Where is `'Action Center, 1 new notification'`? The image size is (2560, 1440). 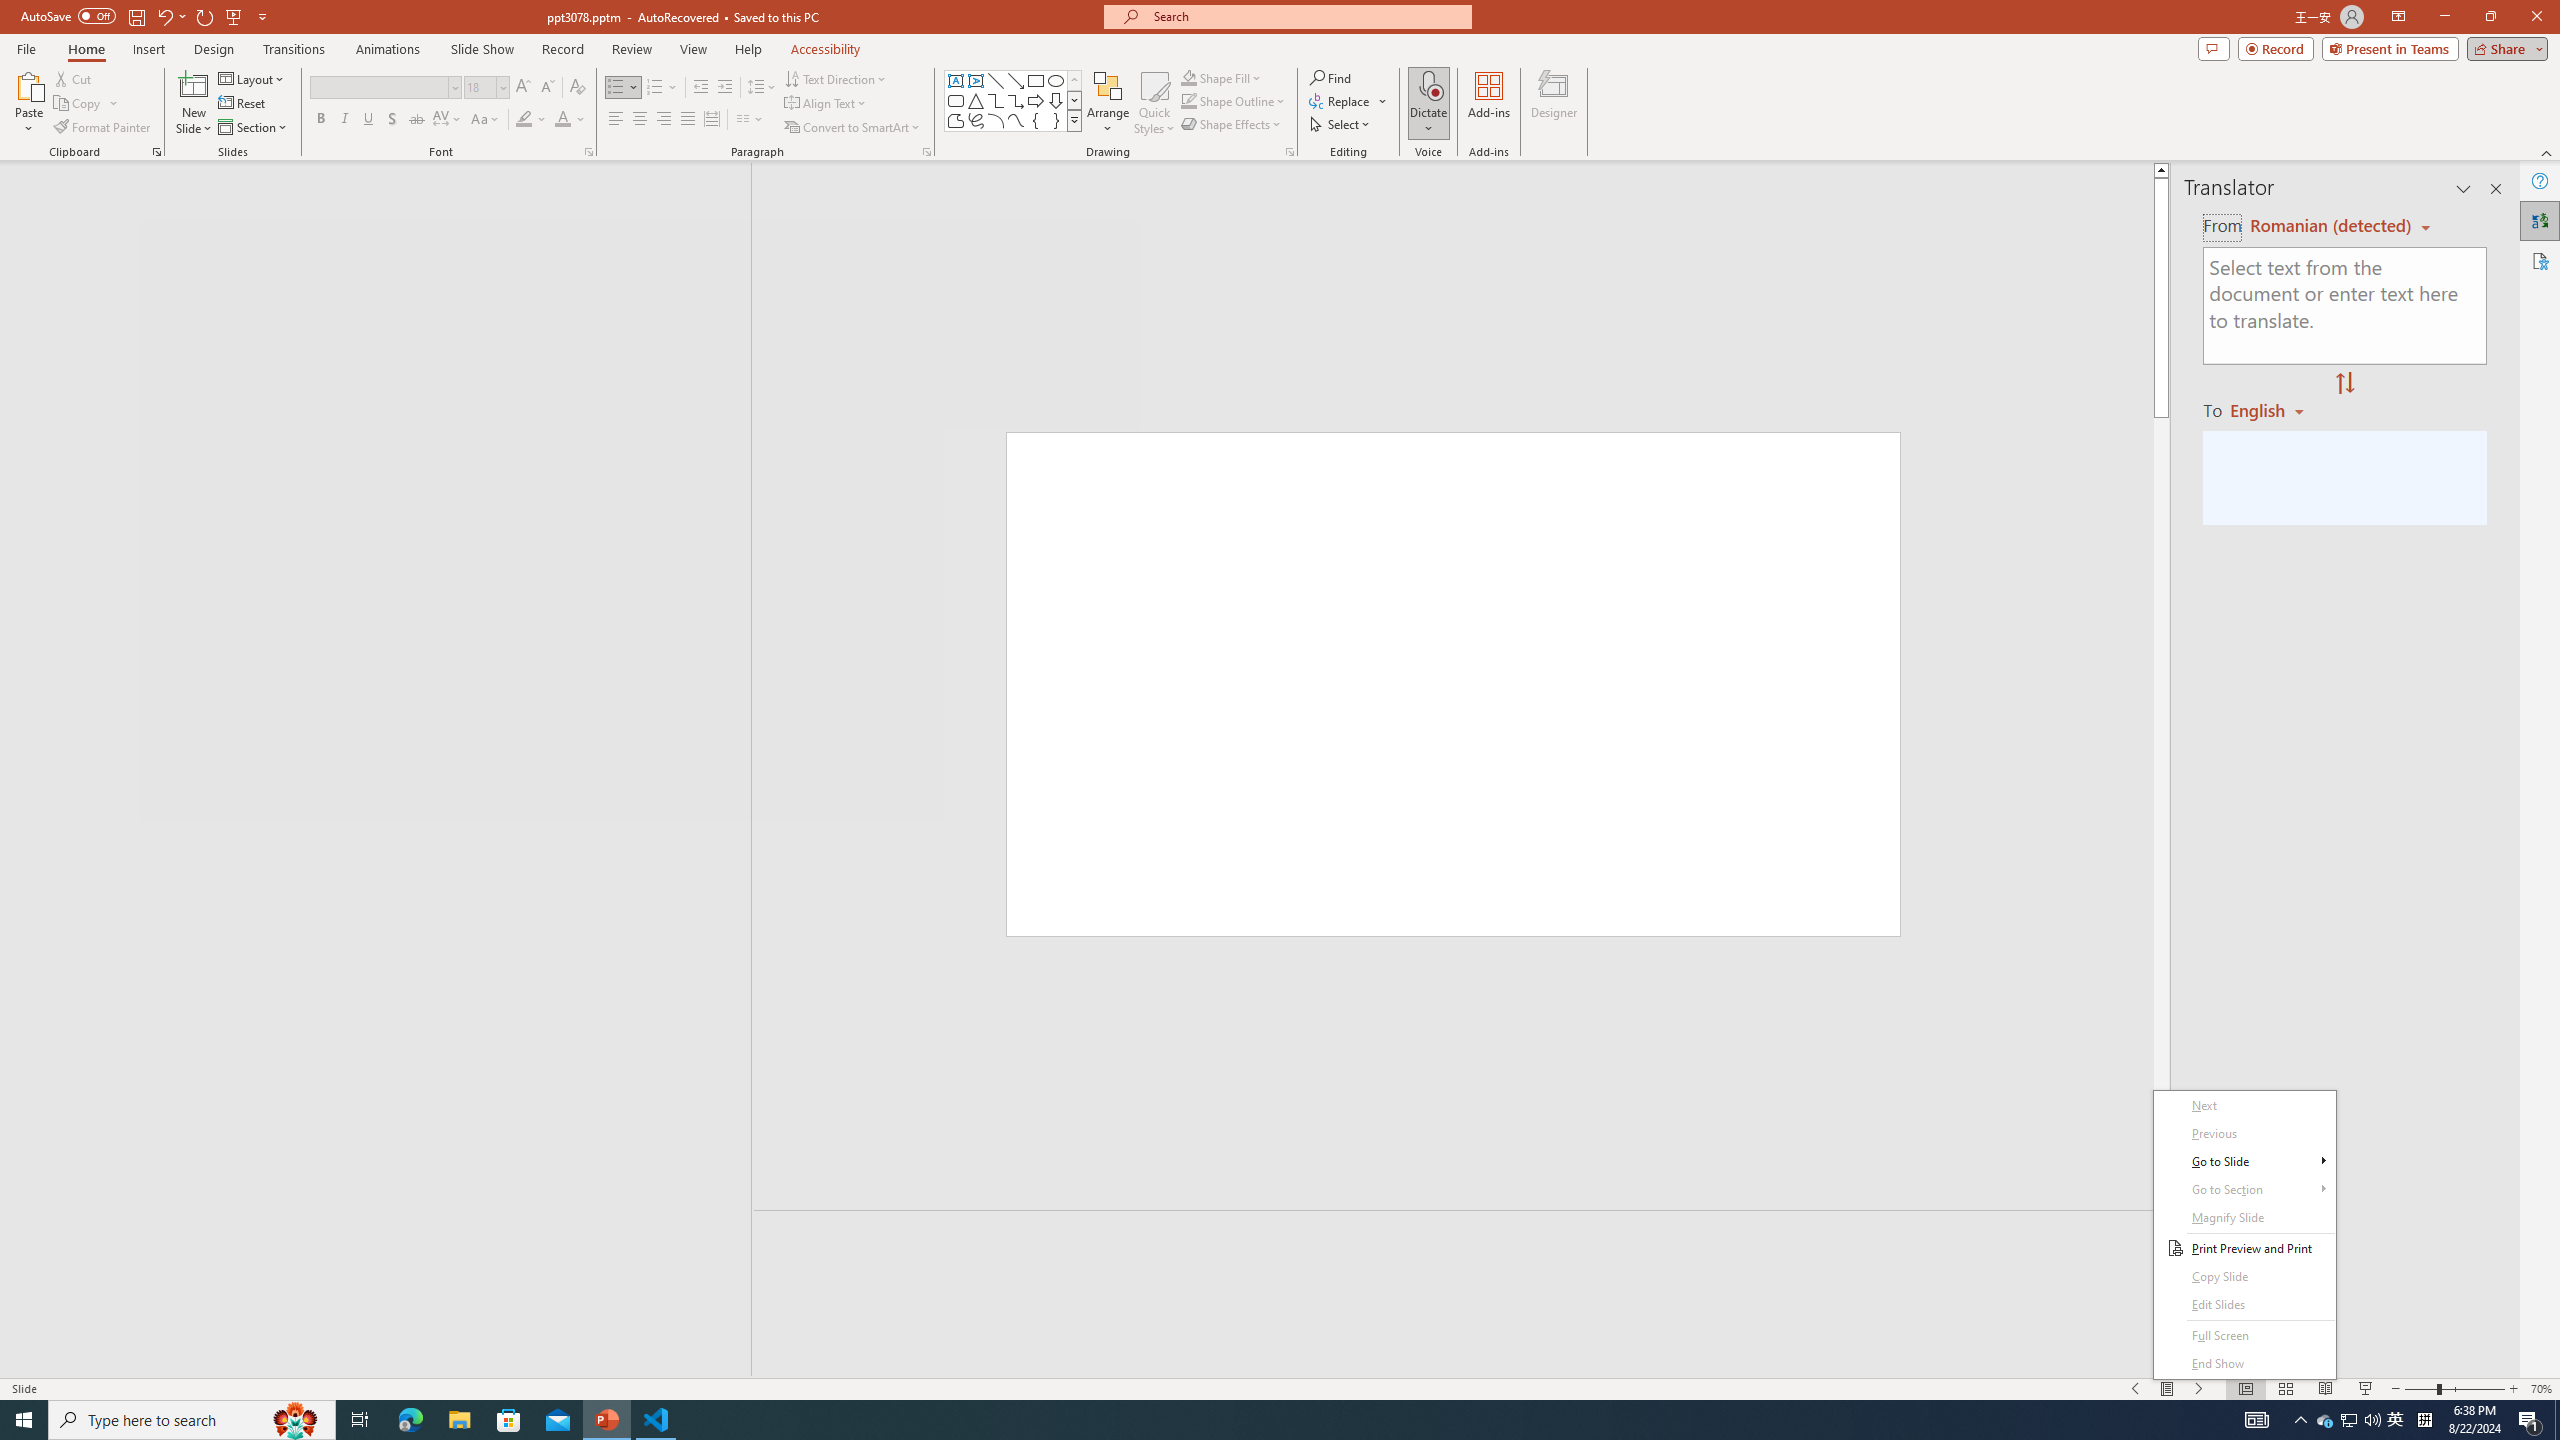
'Action Center, 1 new notification' is located at coordinates (2530, 1418).